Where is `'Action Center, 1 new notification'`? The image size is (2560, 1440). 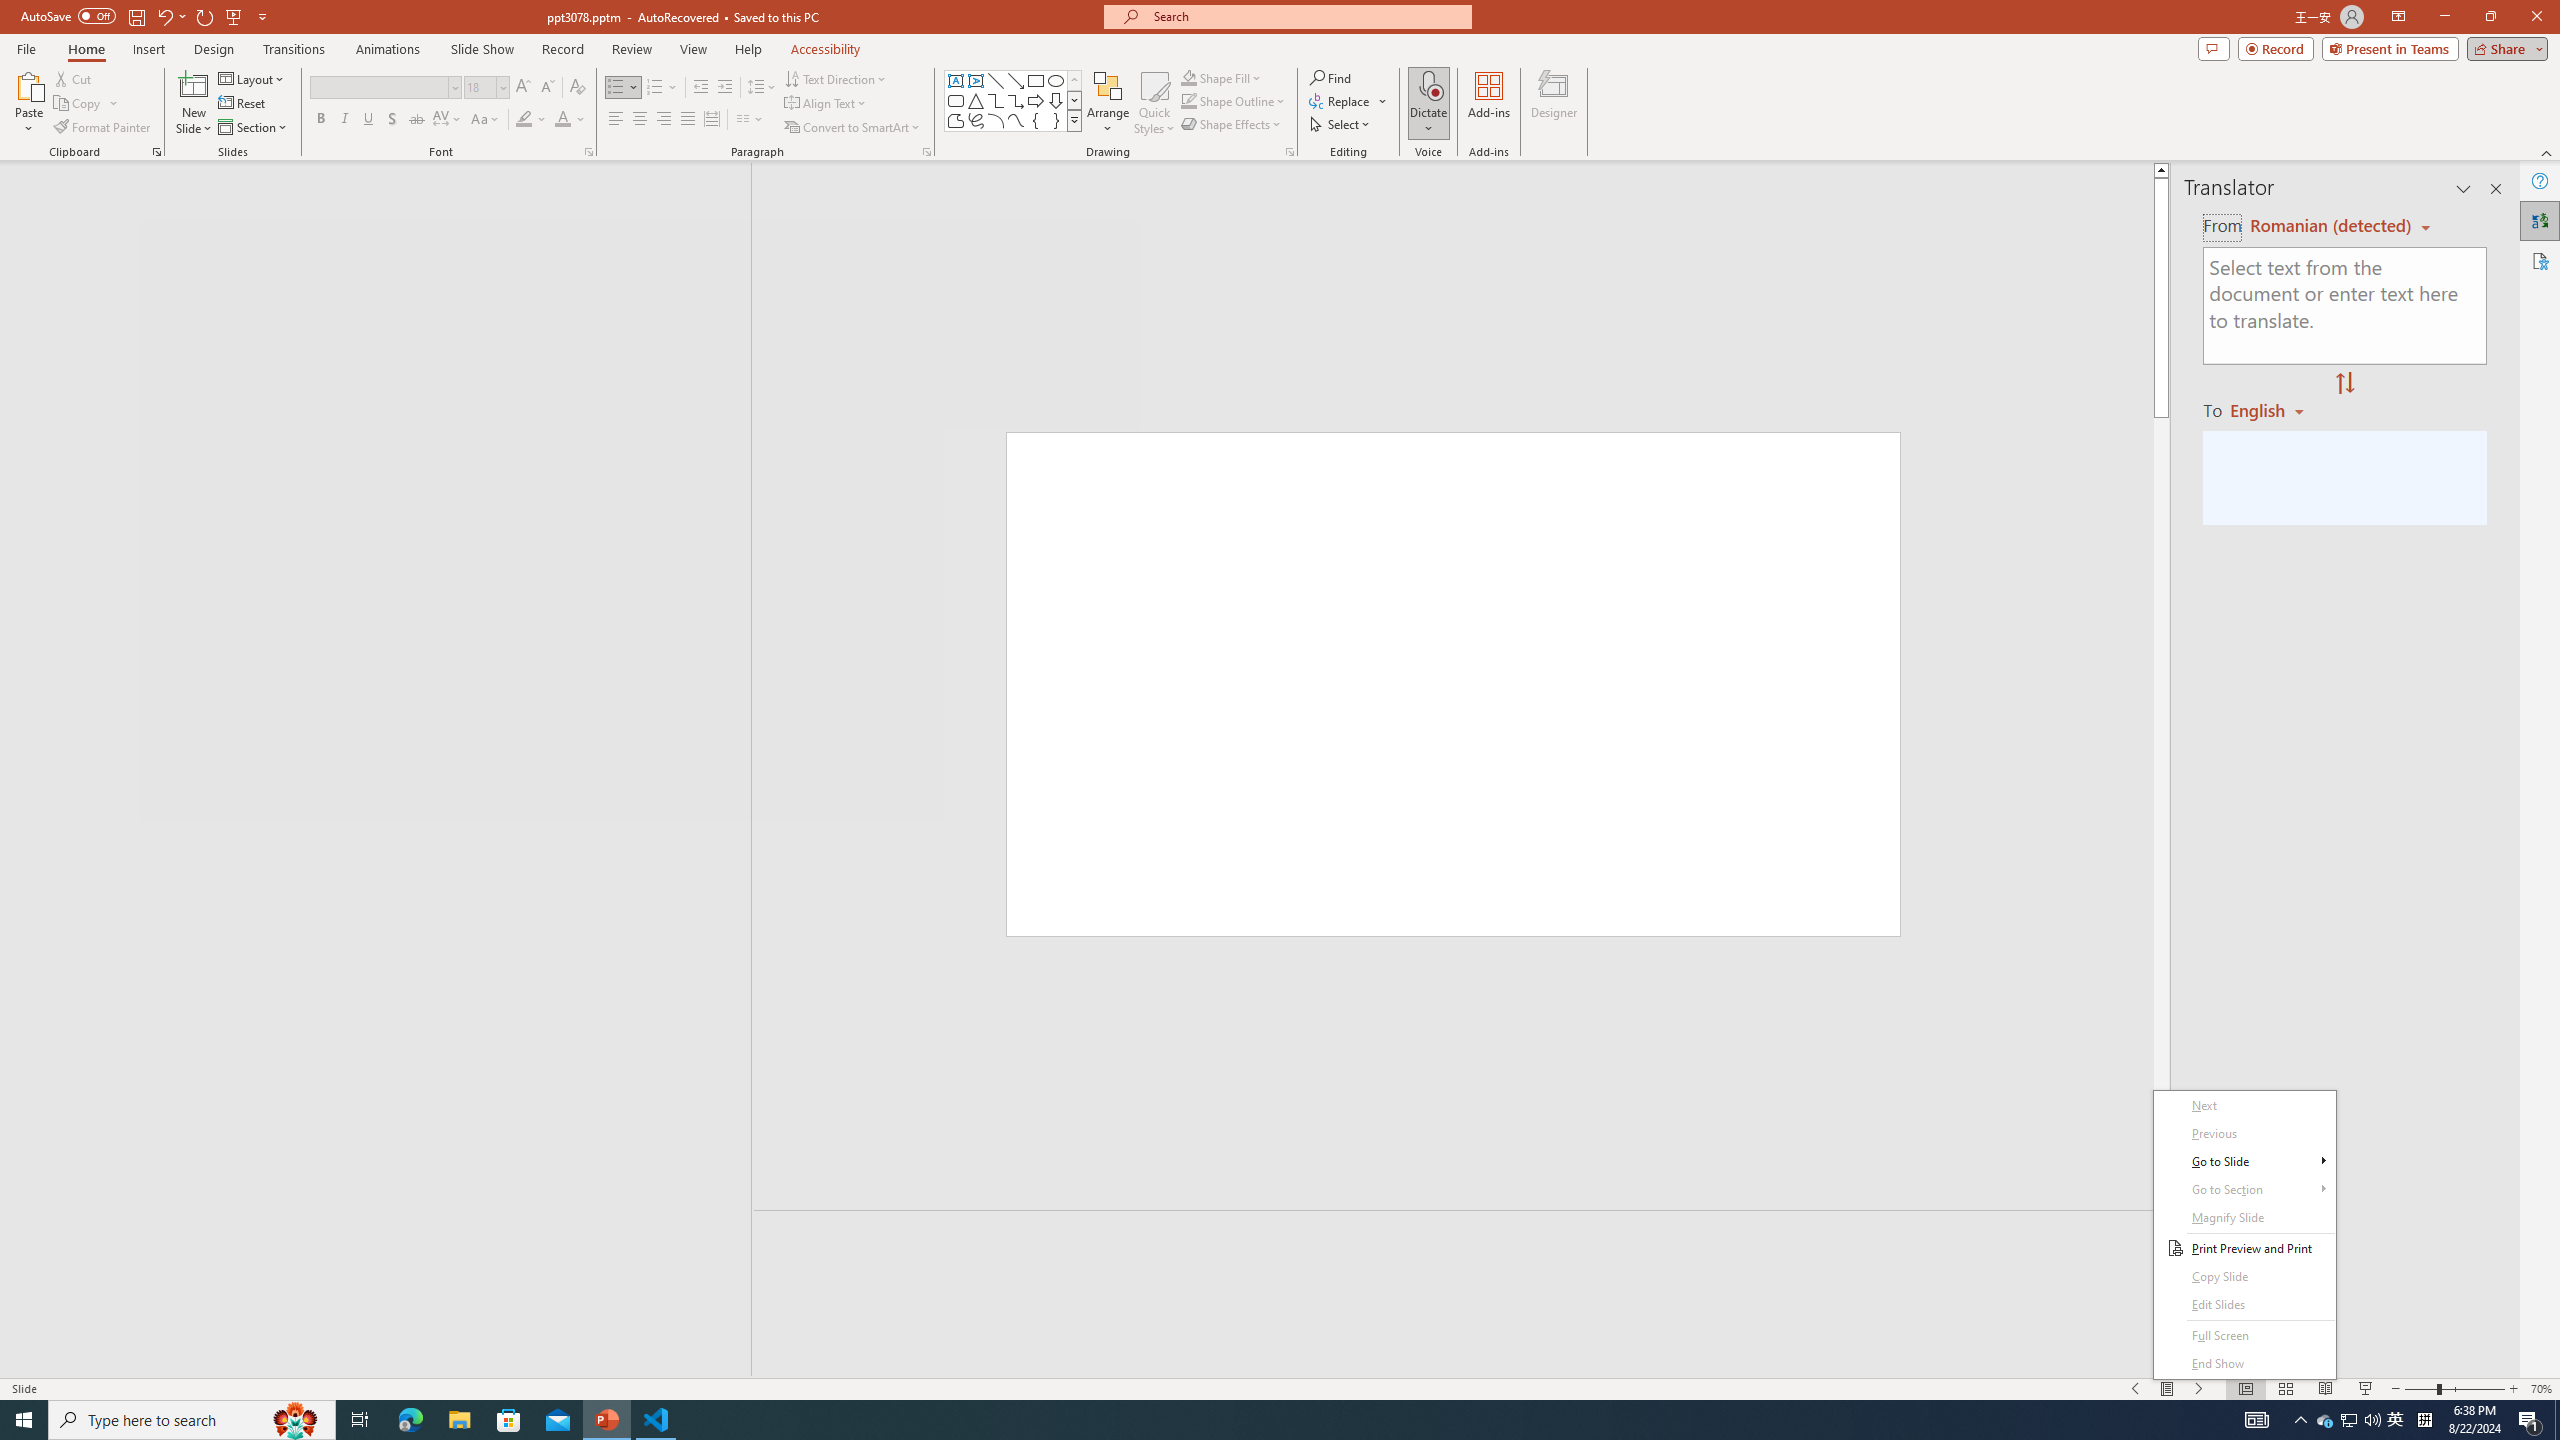
'Action Center, 1 new notification' is located at coordinates (2530, 1418).